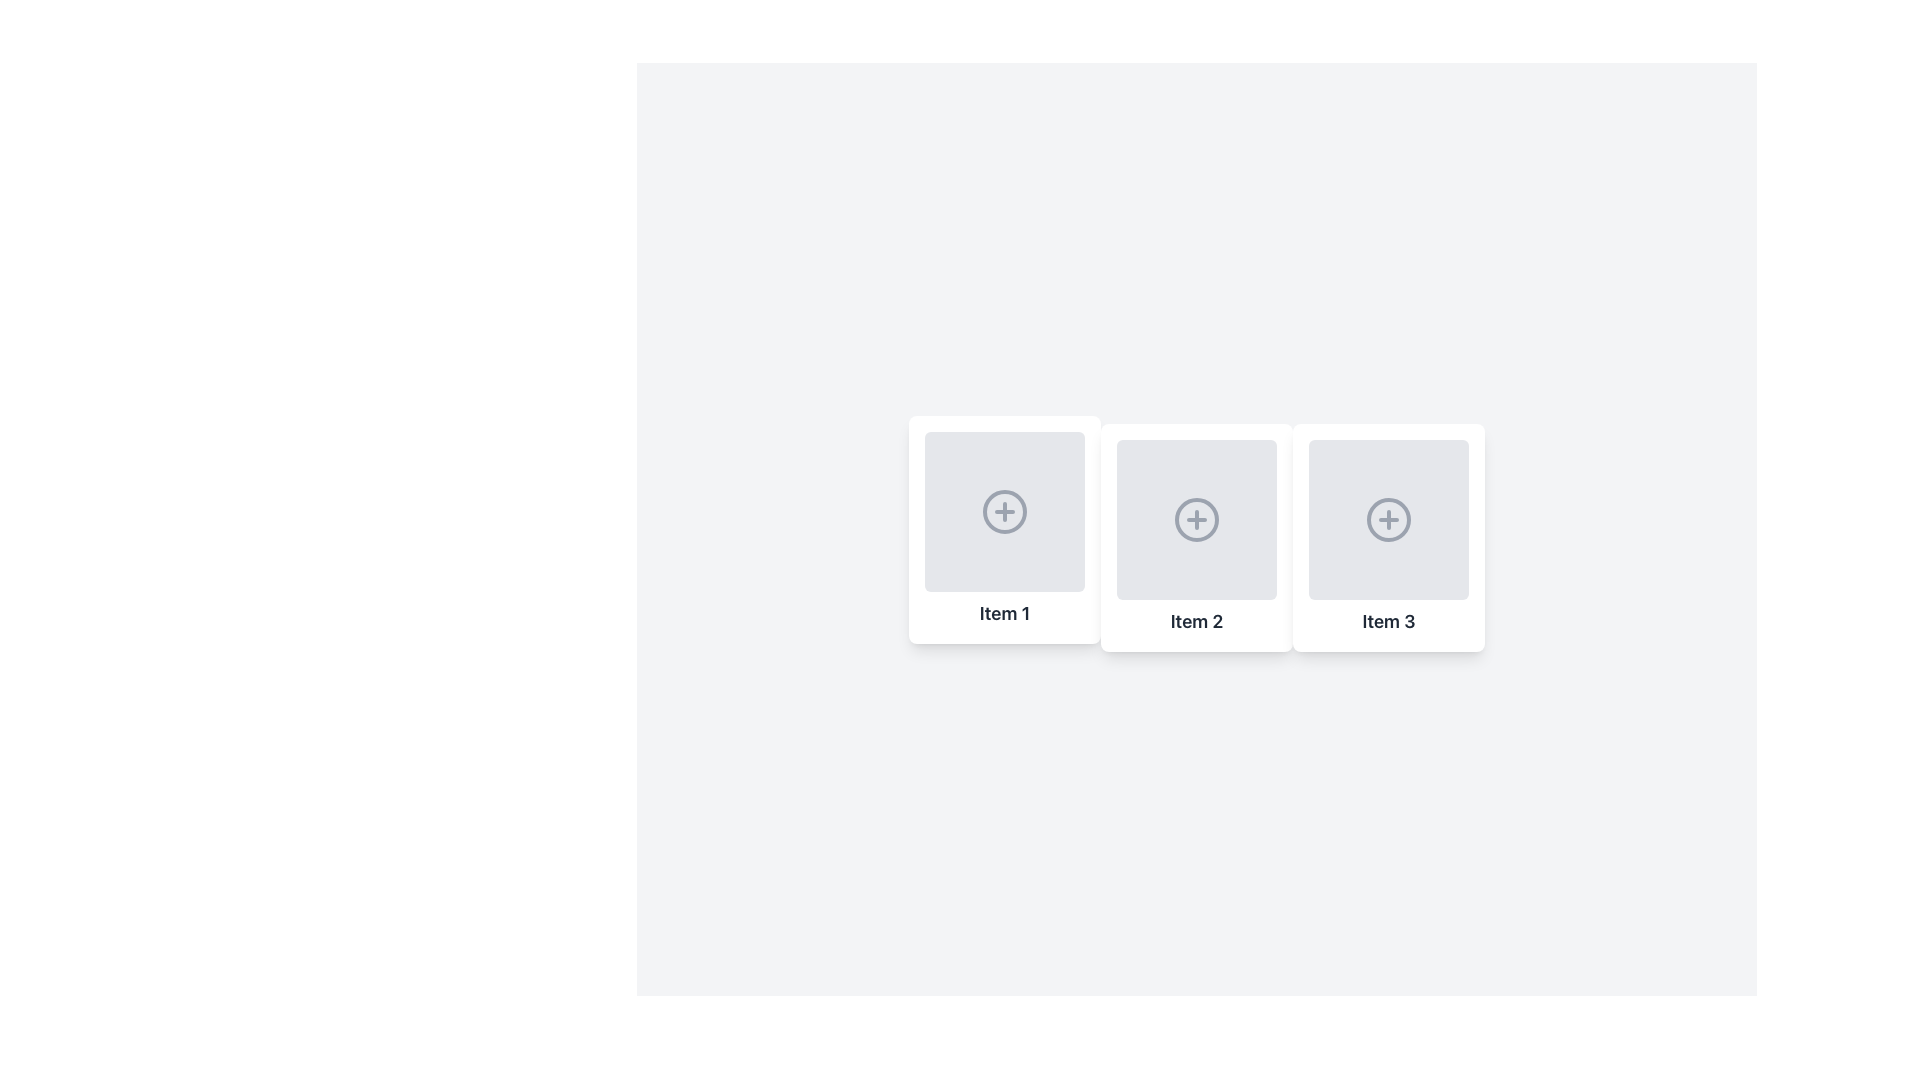 The height and width of the screenshot is (1080, 1920). Describe the element at coordinates (1387, 620) in the screenshot. I see `text from the text label that says 'Item 3', which is styled in bold and located beneath the circular plus icon in the rightmost card` at that location.